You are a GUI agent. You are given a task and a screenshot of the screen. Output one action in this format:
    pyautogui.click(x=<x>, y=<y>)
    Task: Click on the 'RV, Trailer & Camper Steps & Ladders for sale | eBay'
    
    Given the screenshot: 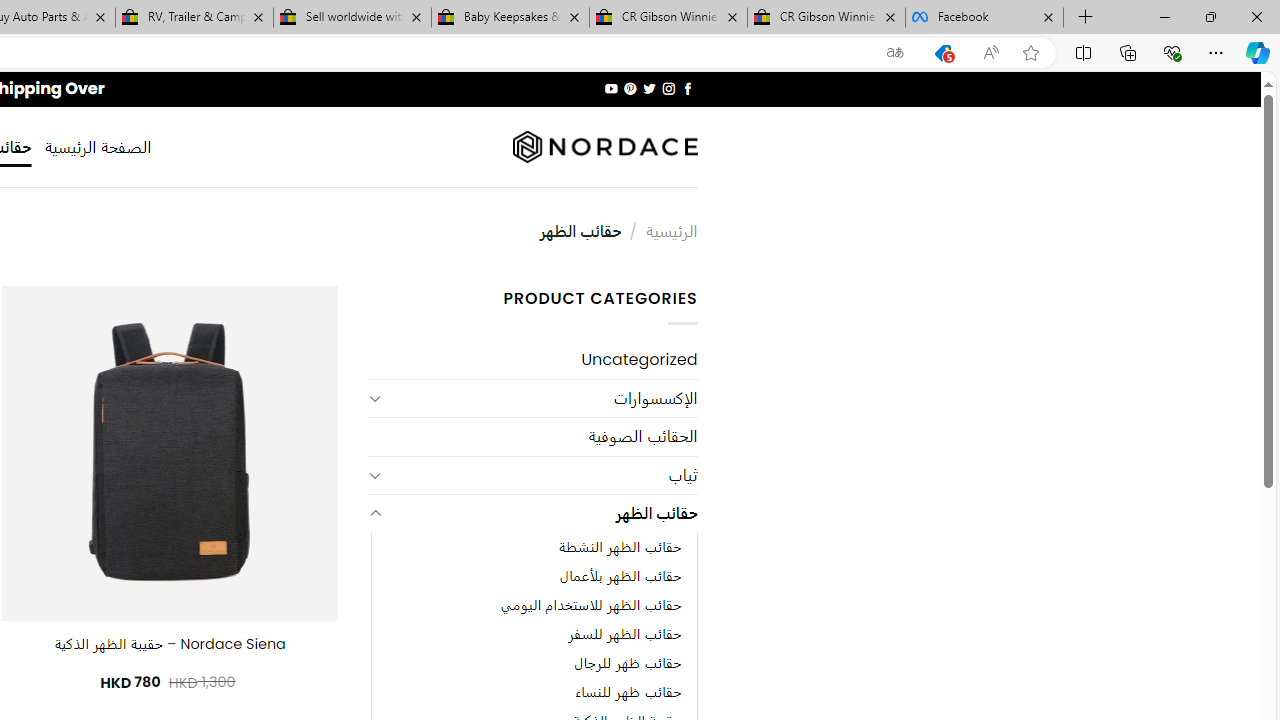 What is the action you would take?
    pyautogui.click(x=194, y=17)
    